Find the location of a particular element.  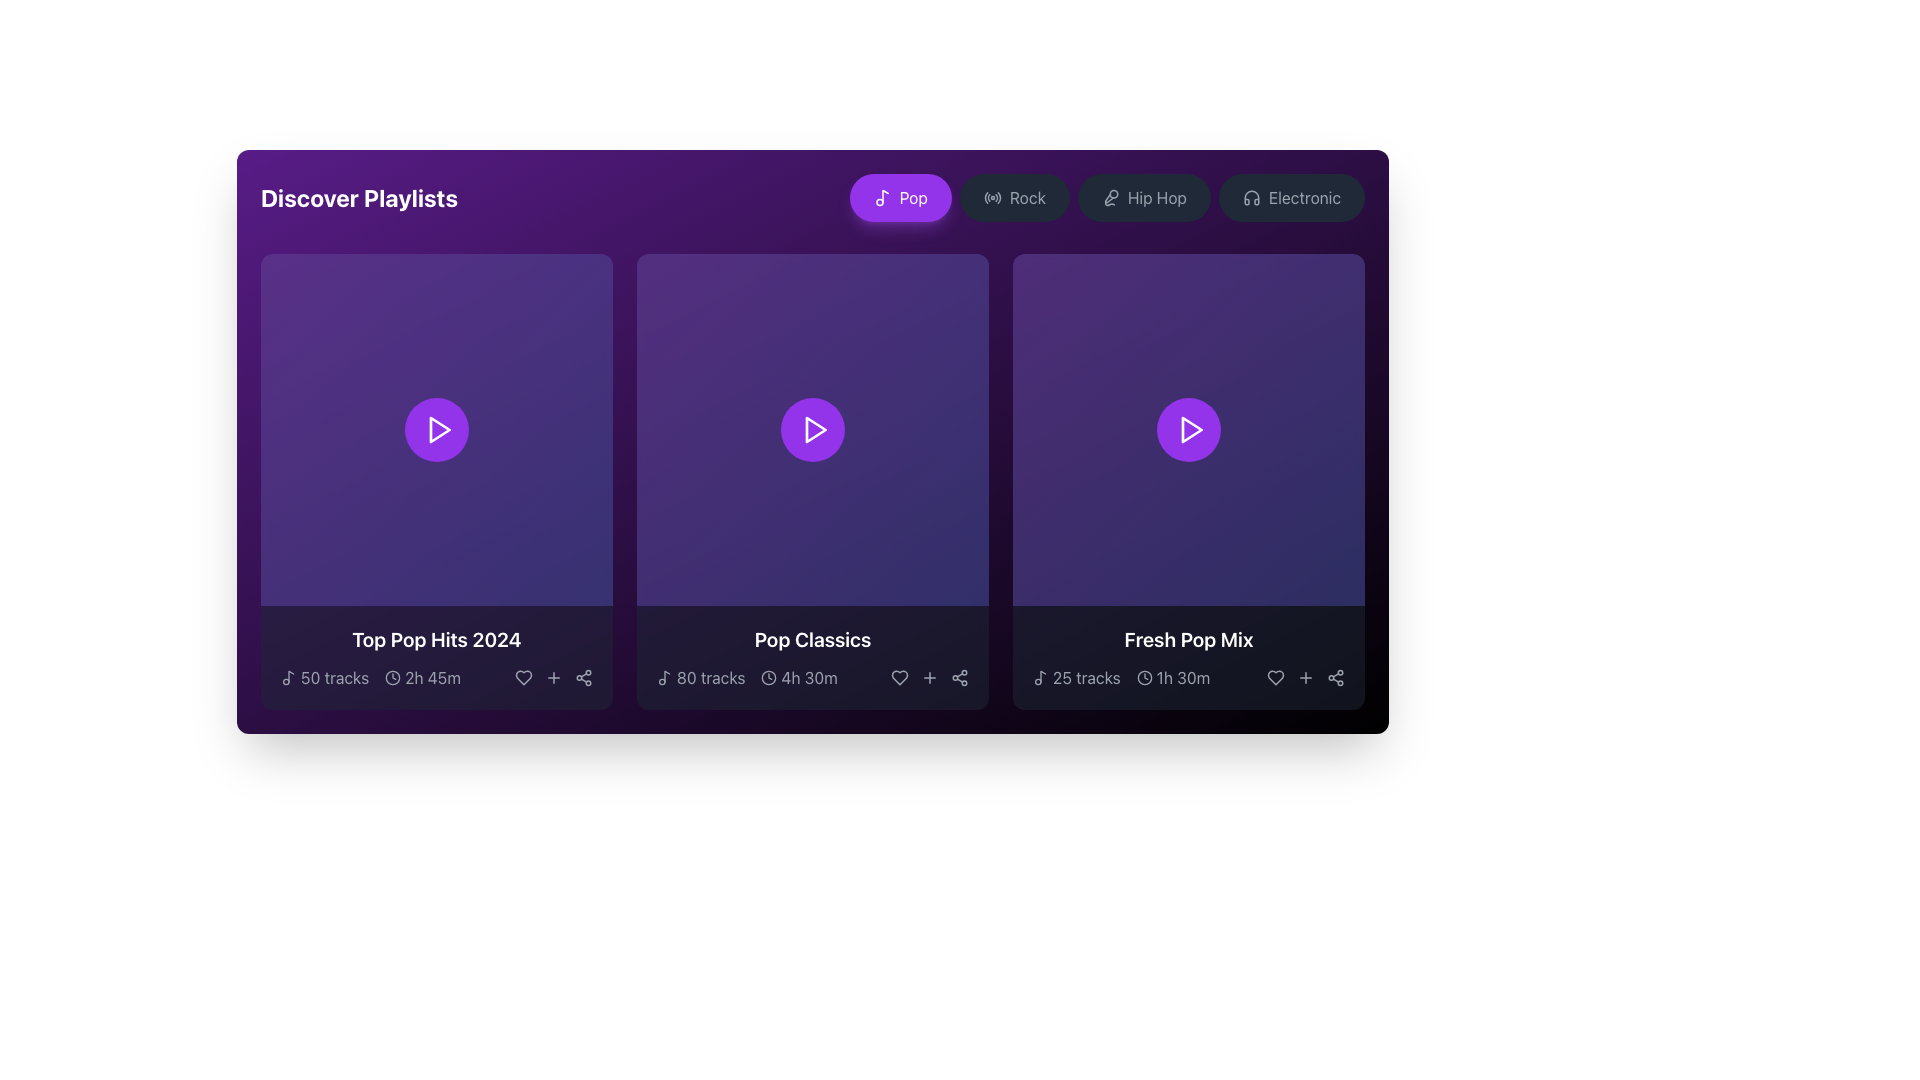

the 'Pop' category button, which has a rounded rectangular shape with a purple background and white text, to filter content by the 'Pop' category is located at coordinates (899, 197).